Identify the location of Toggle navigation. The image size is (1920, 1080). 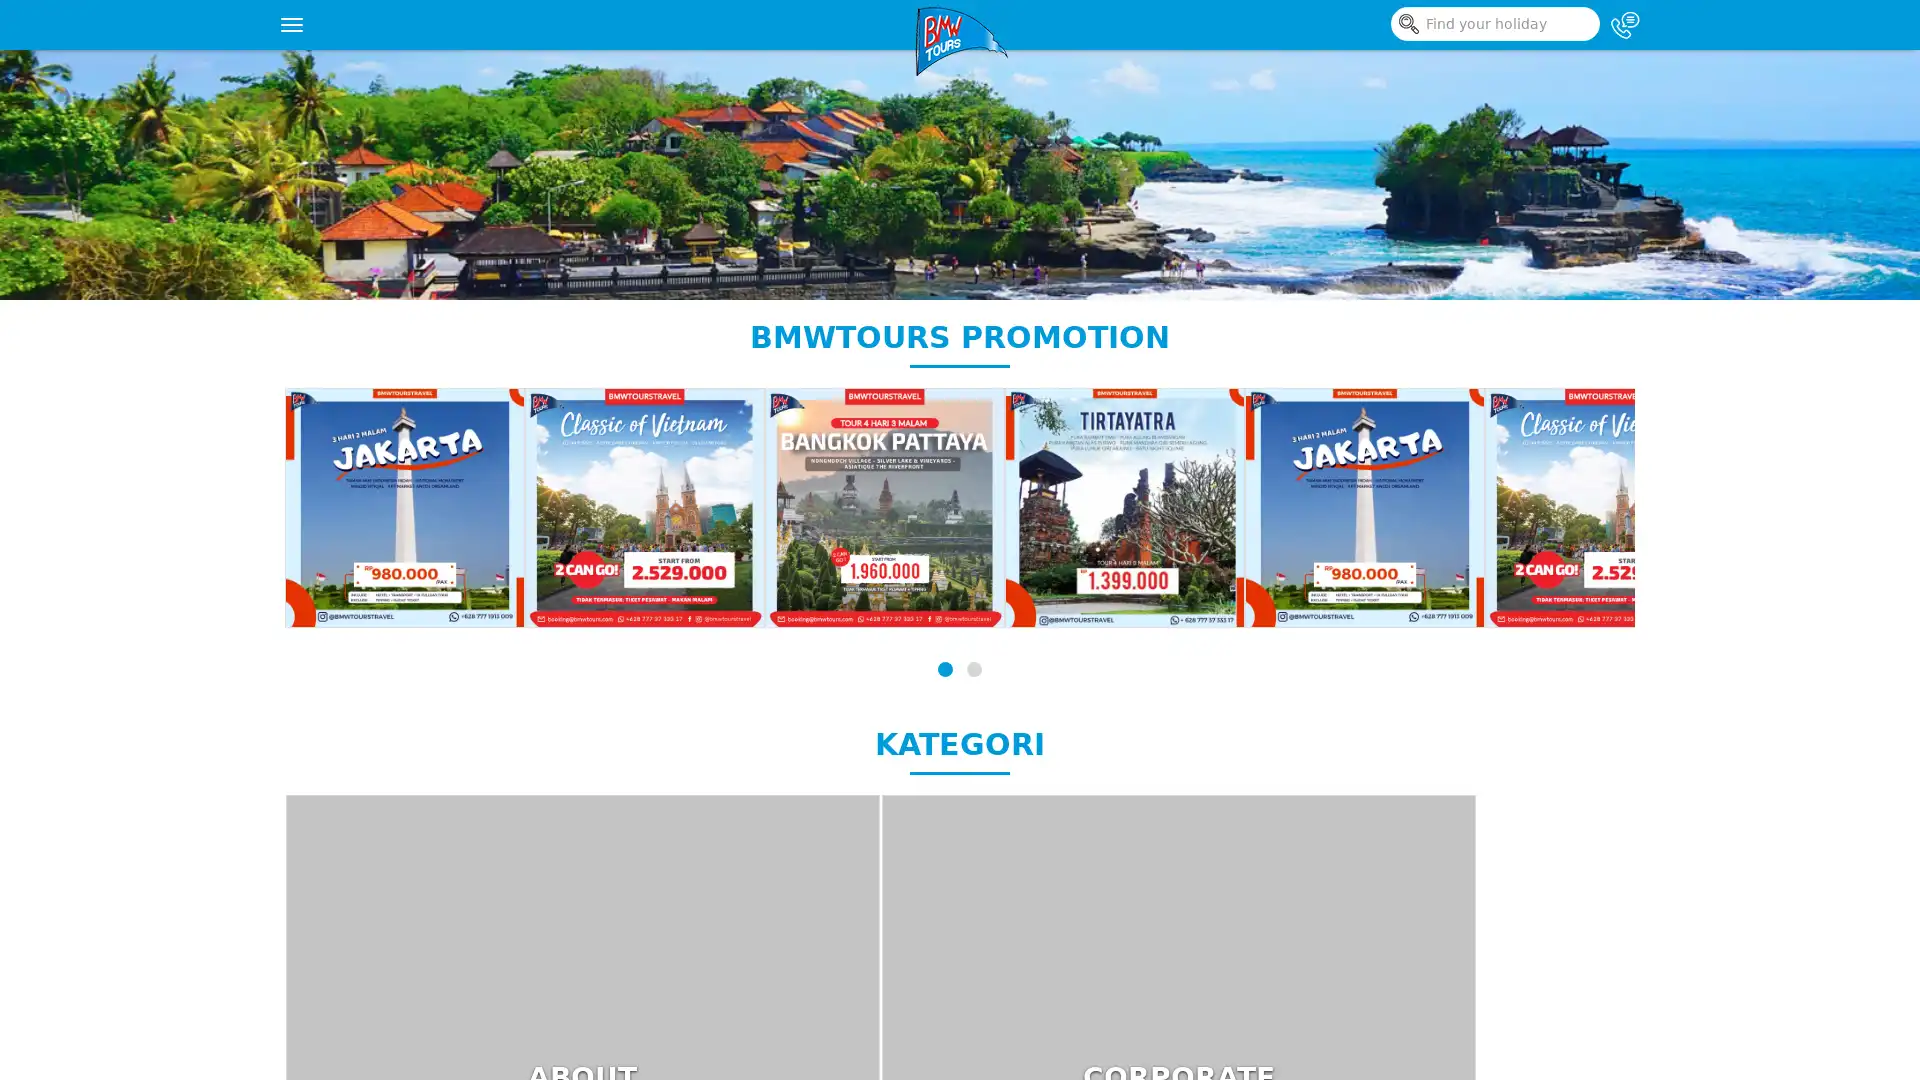
(291, 24).